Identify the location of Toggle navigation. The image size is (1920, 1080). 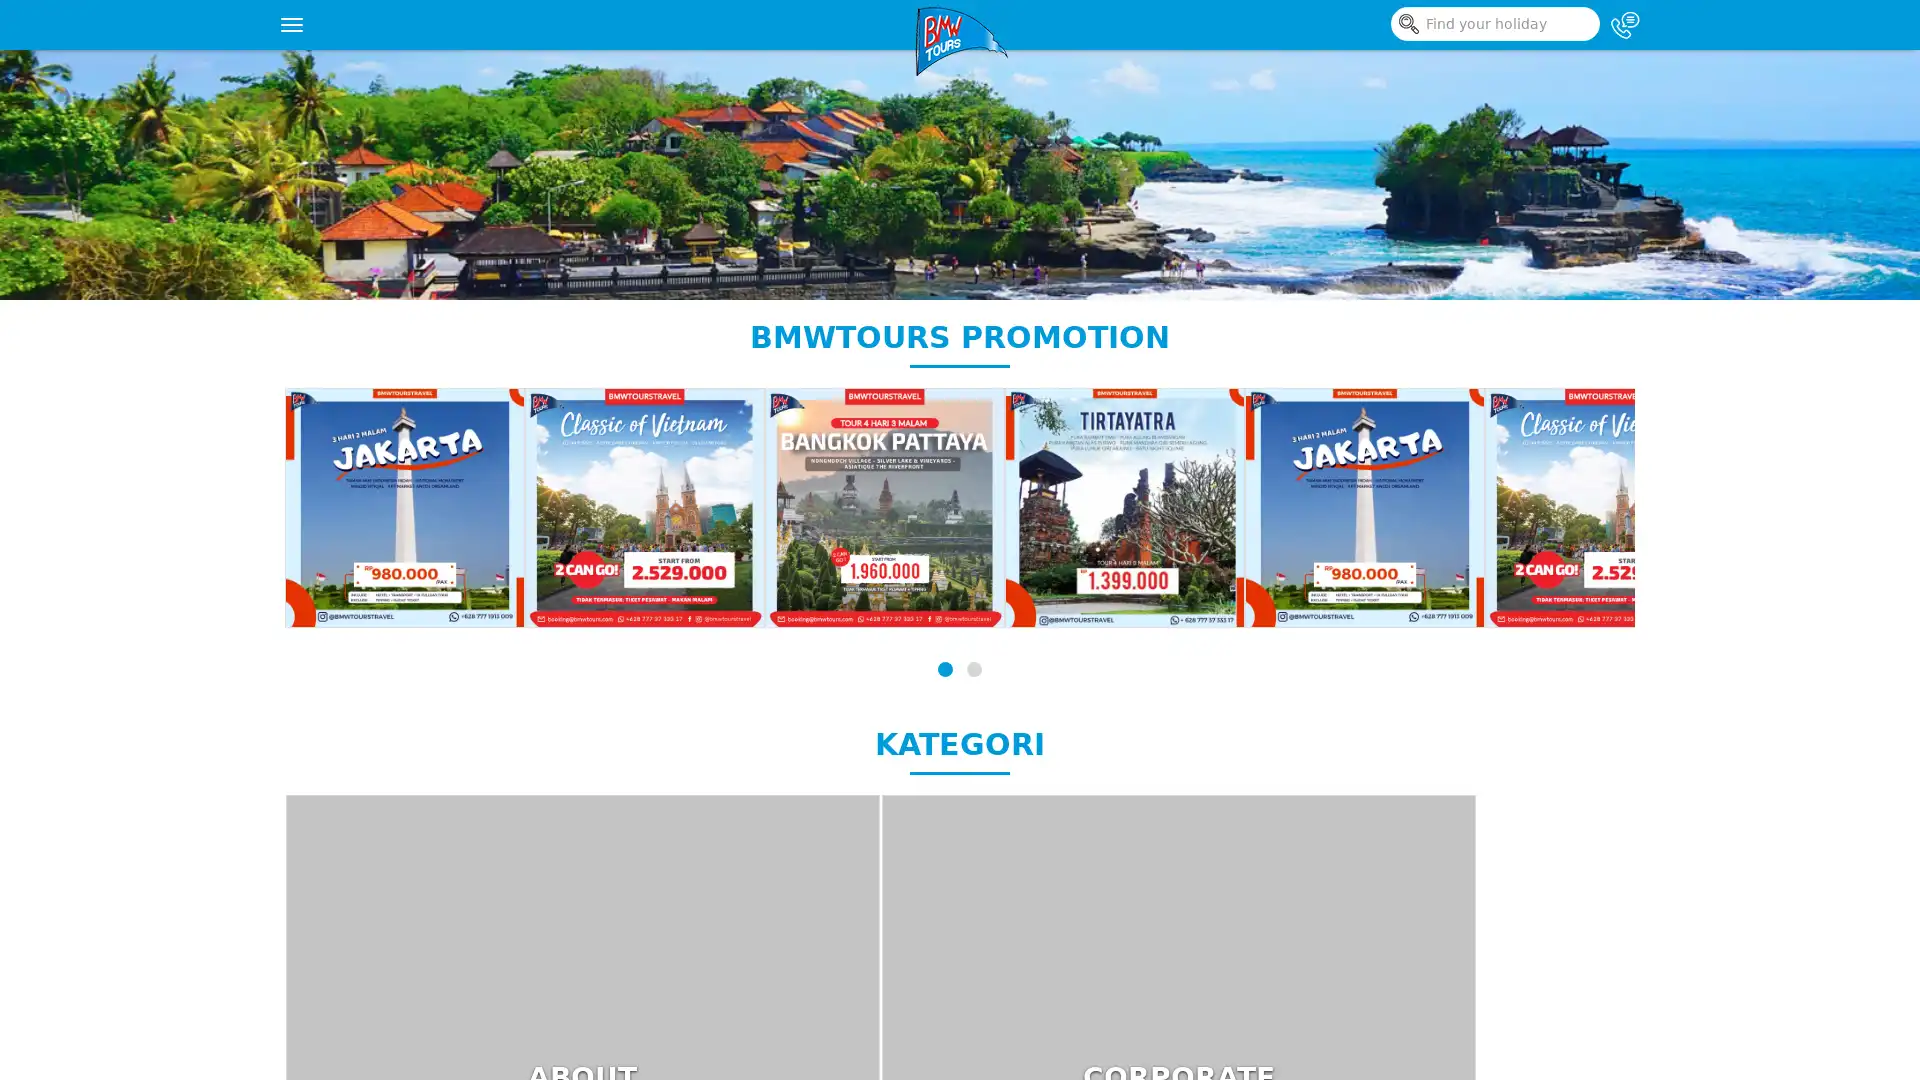
(291, 24).